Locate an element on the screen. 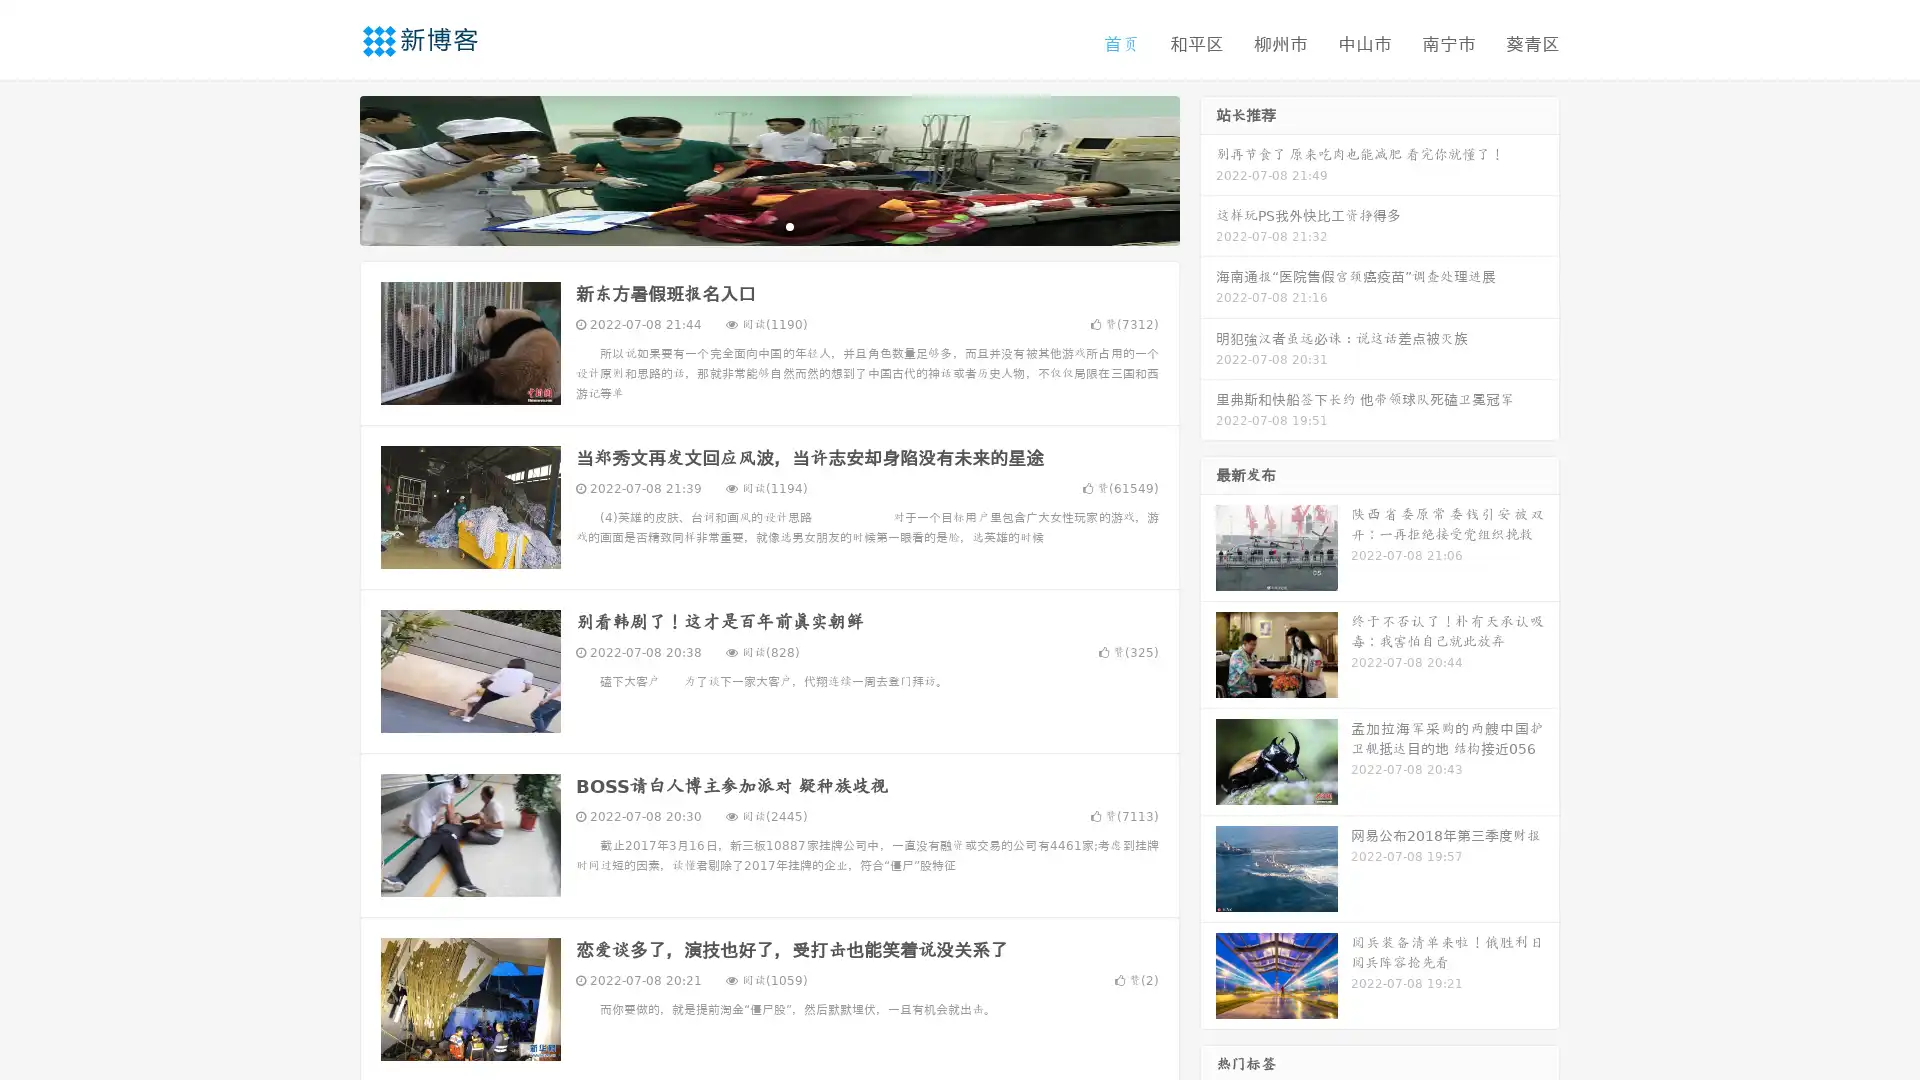 The image size is (1920, 1080). Go to slide 3 is located at coordinates (789, 225).